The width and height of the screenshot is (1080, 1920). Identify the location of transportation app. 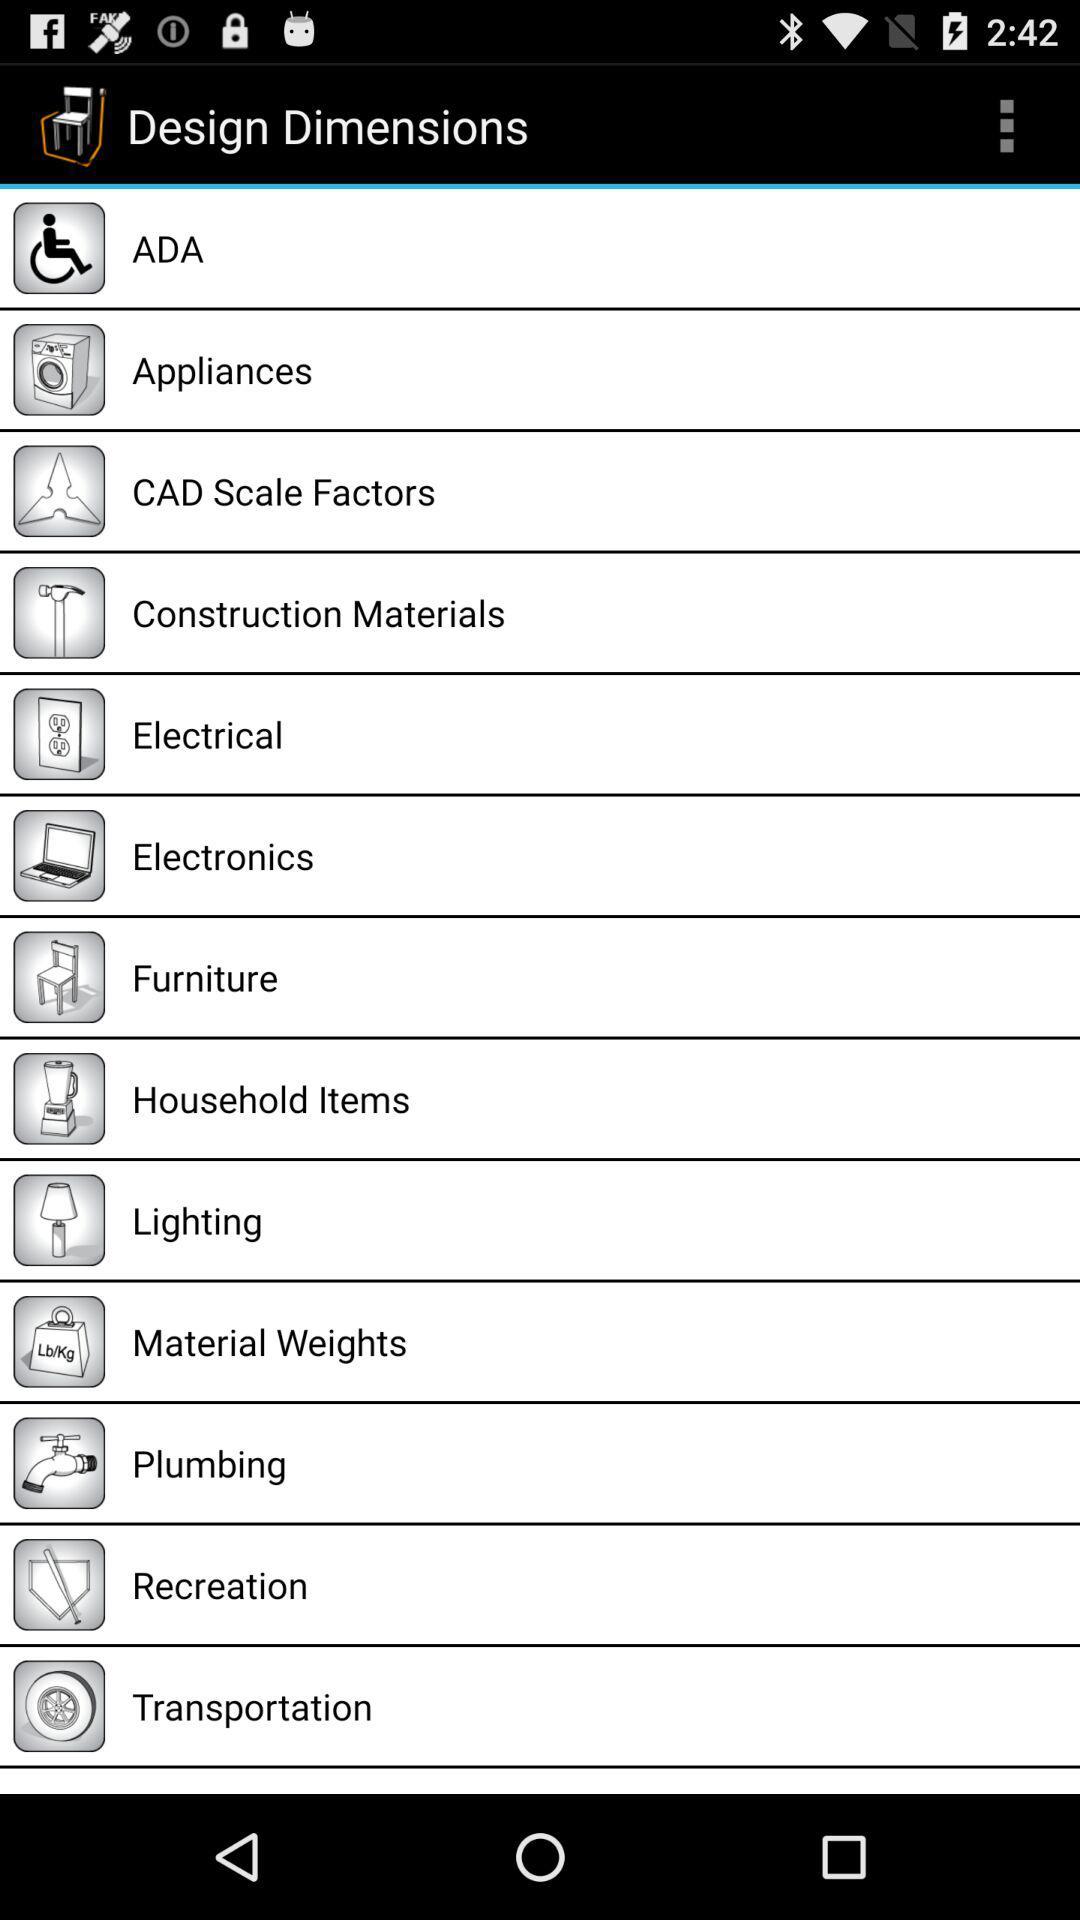
(598, 1705).